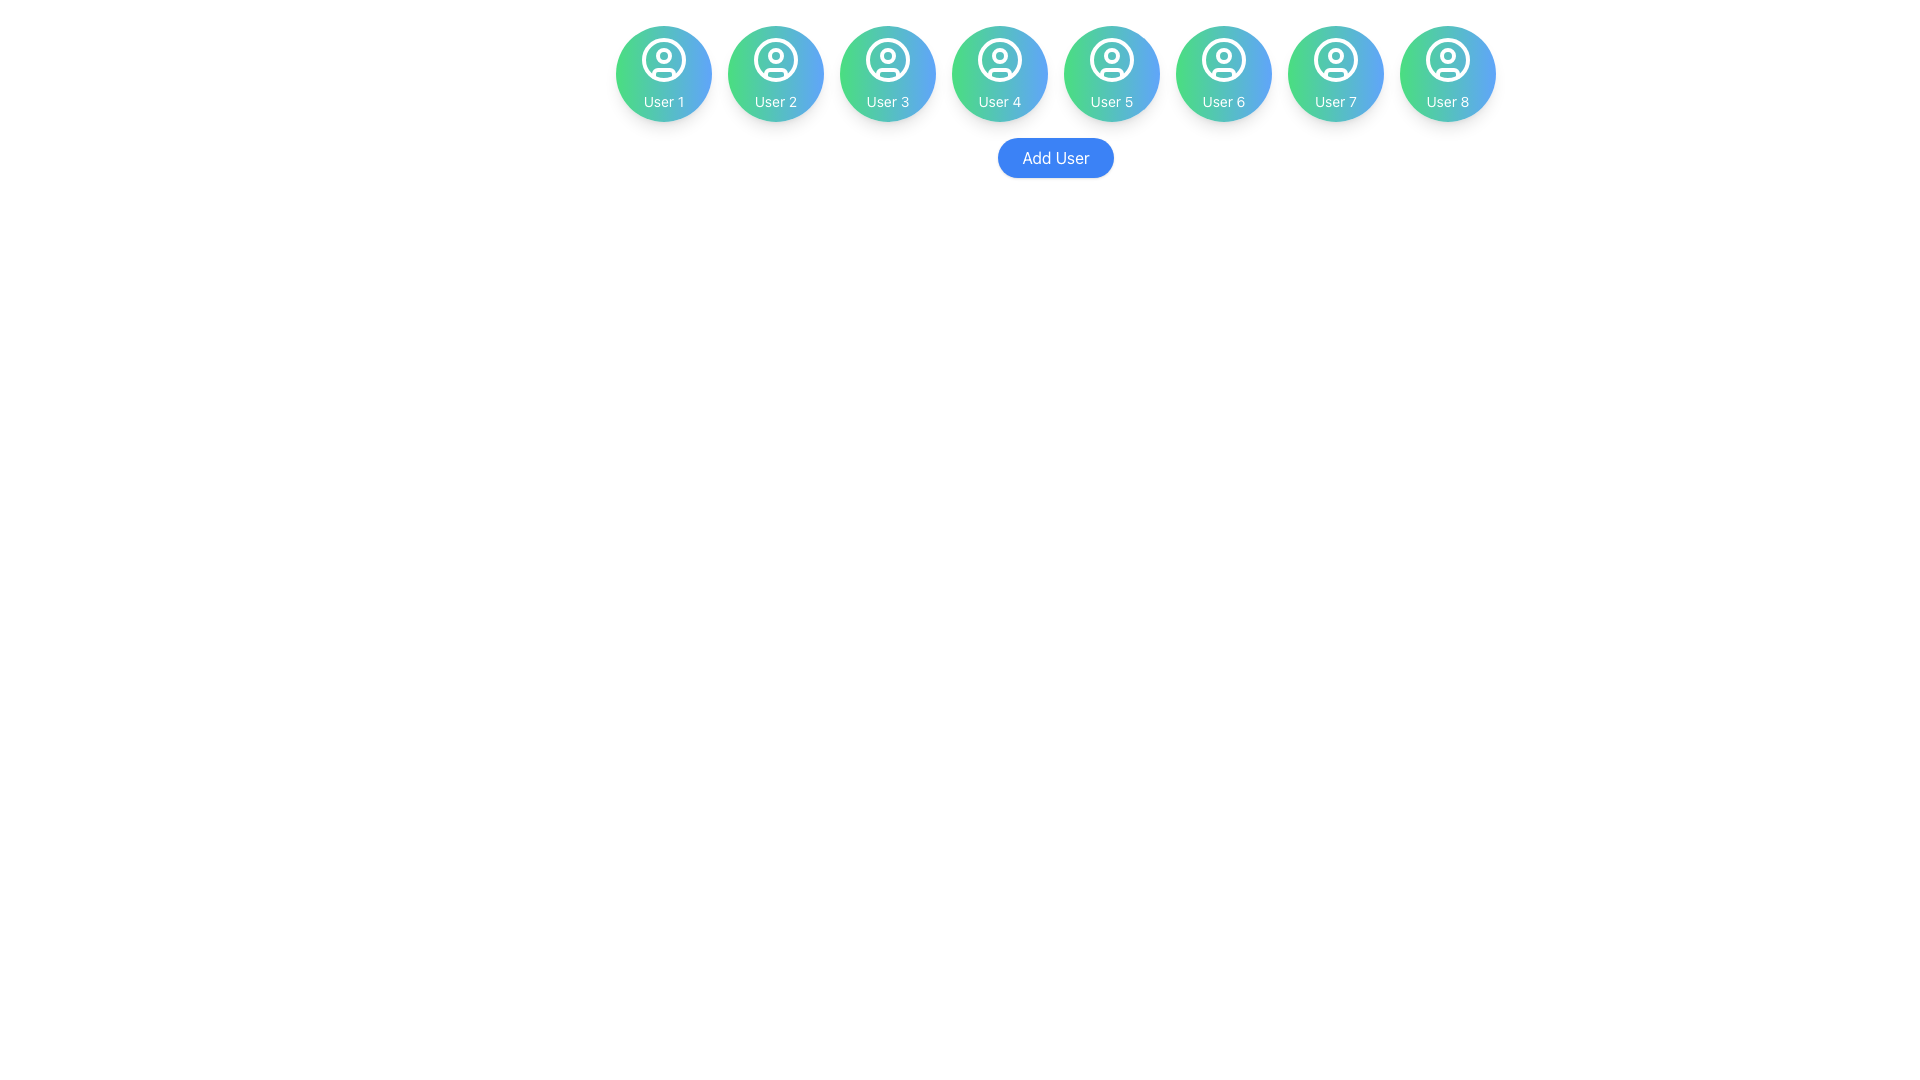 The height and width of the screenshot is (1080, 1920). What do you see at coordinates (999, 59) in the screenshot?
I see `the decorative SVG Circle that represents the boundary of the 'User 4' icon` at bounding box center [999, 59].